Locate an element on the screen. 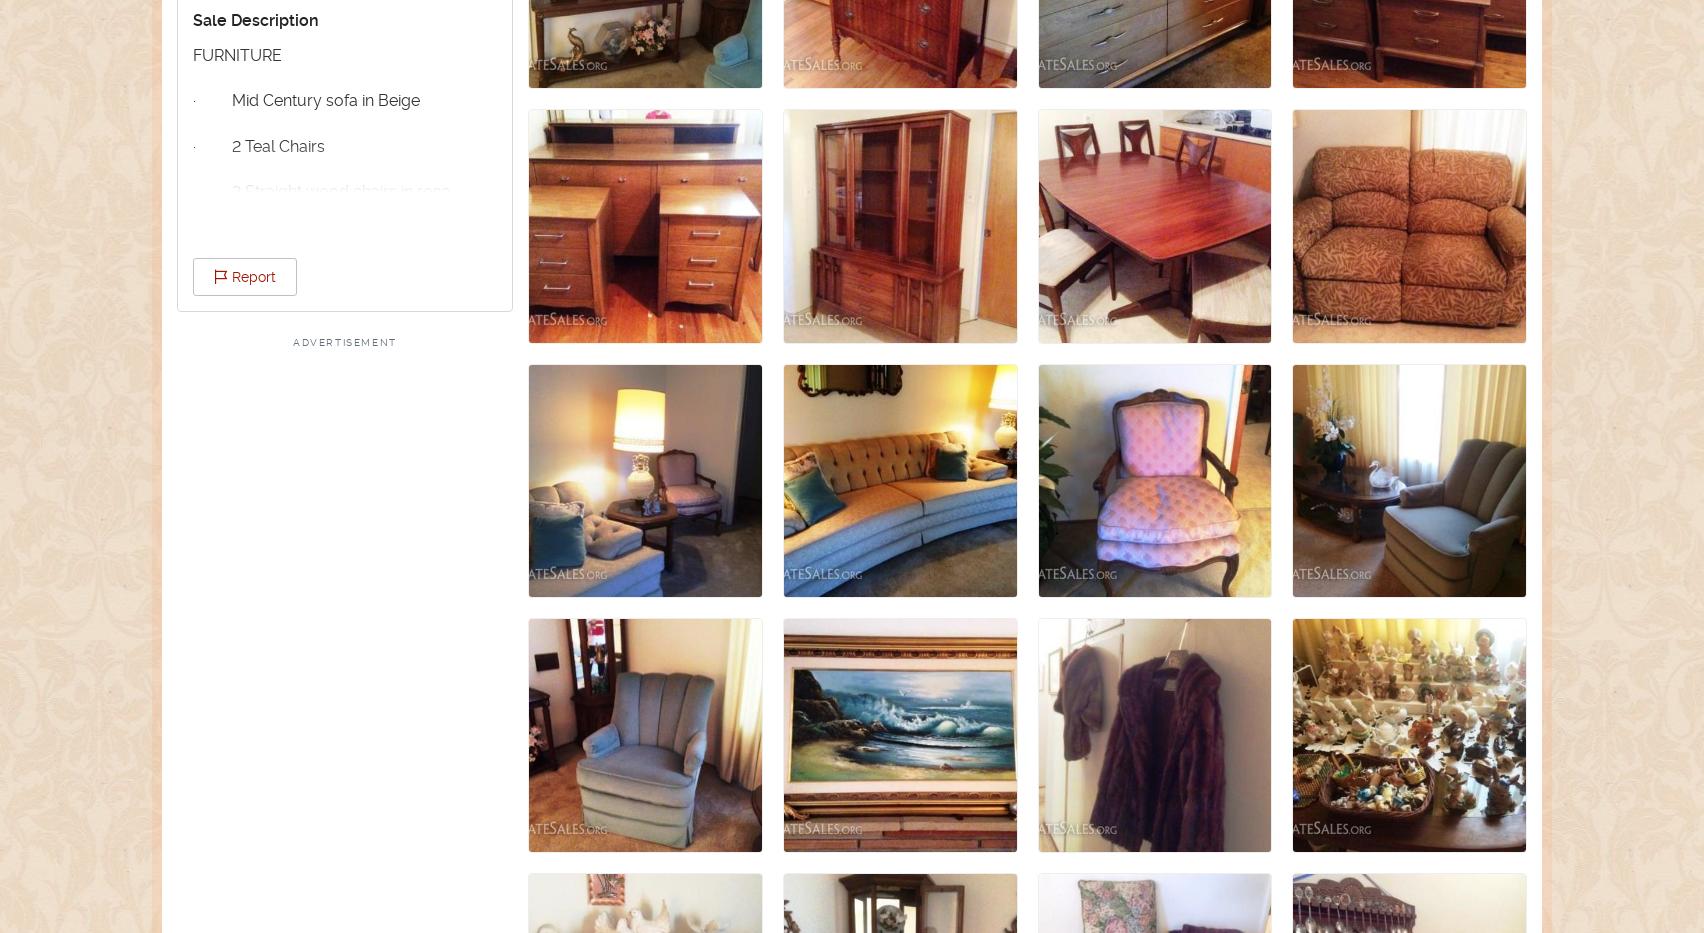 The image size is (1704, 933). '·         Wood table with glass top' is located at coordinates (307, 282).